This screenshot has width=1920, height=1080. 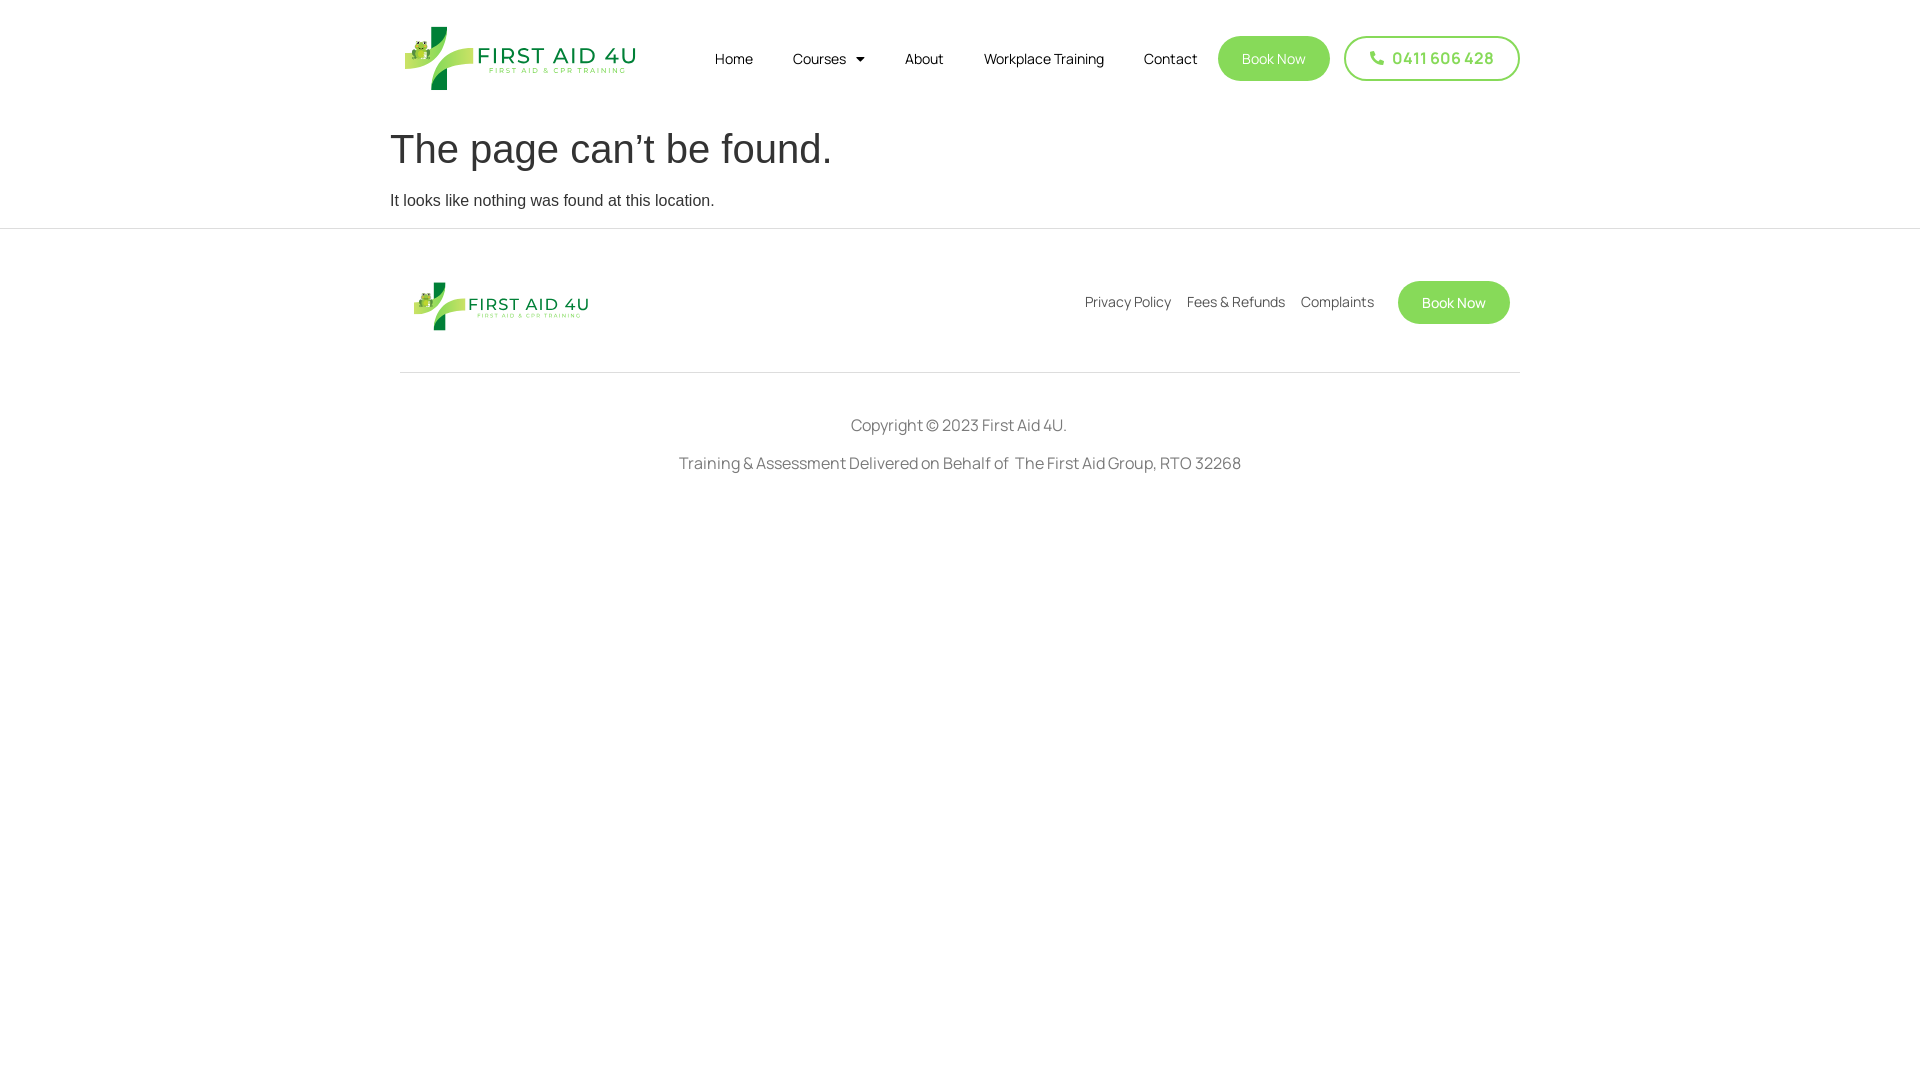 What do you see at coordinates (1171, 57) in the screenshot?
I see `'Contact'` at bounding box center [1171, 57].